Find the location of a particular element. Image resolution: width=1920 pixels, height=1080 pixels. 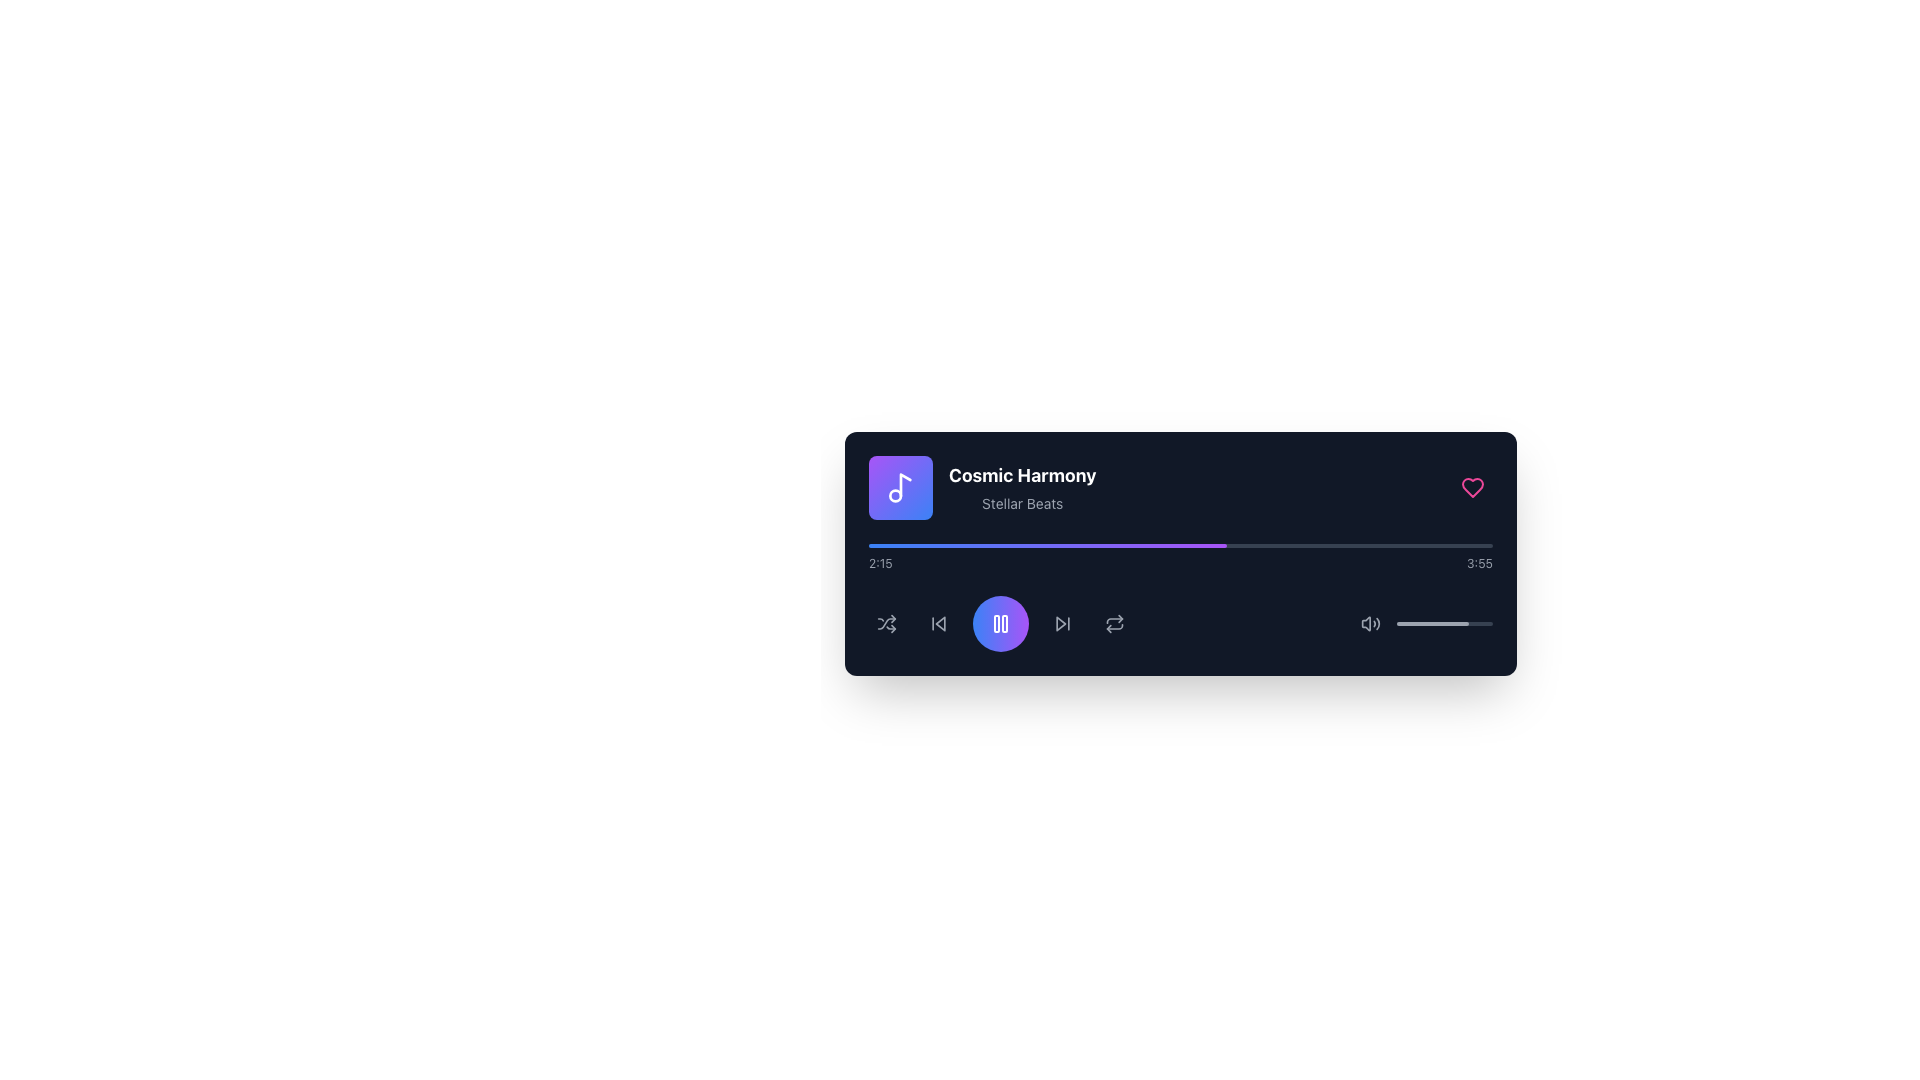

the volume slider is located at coordinates (1492, 623).